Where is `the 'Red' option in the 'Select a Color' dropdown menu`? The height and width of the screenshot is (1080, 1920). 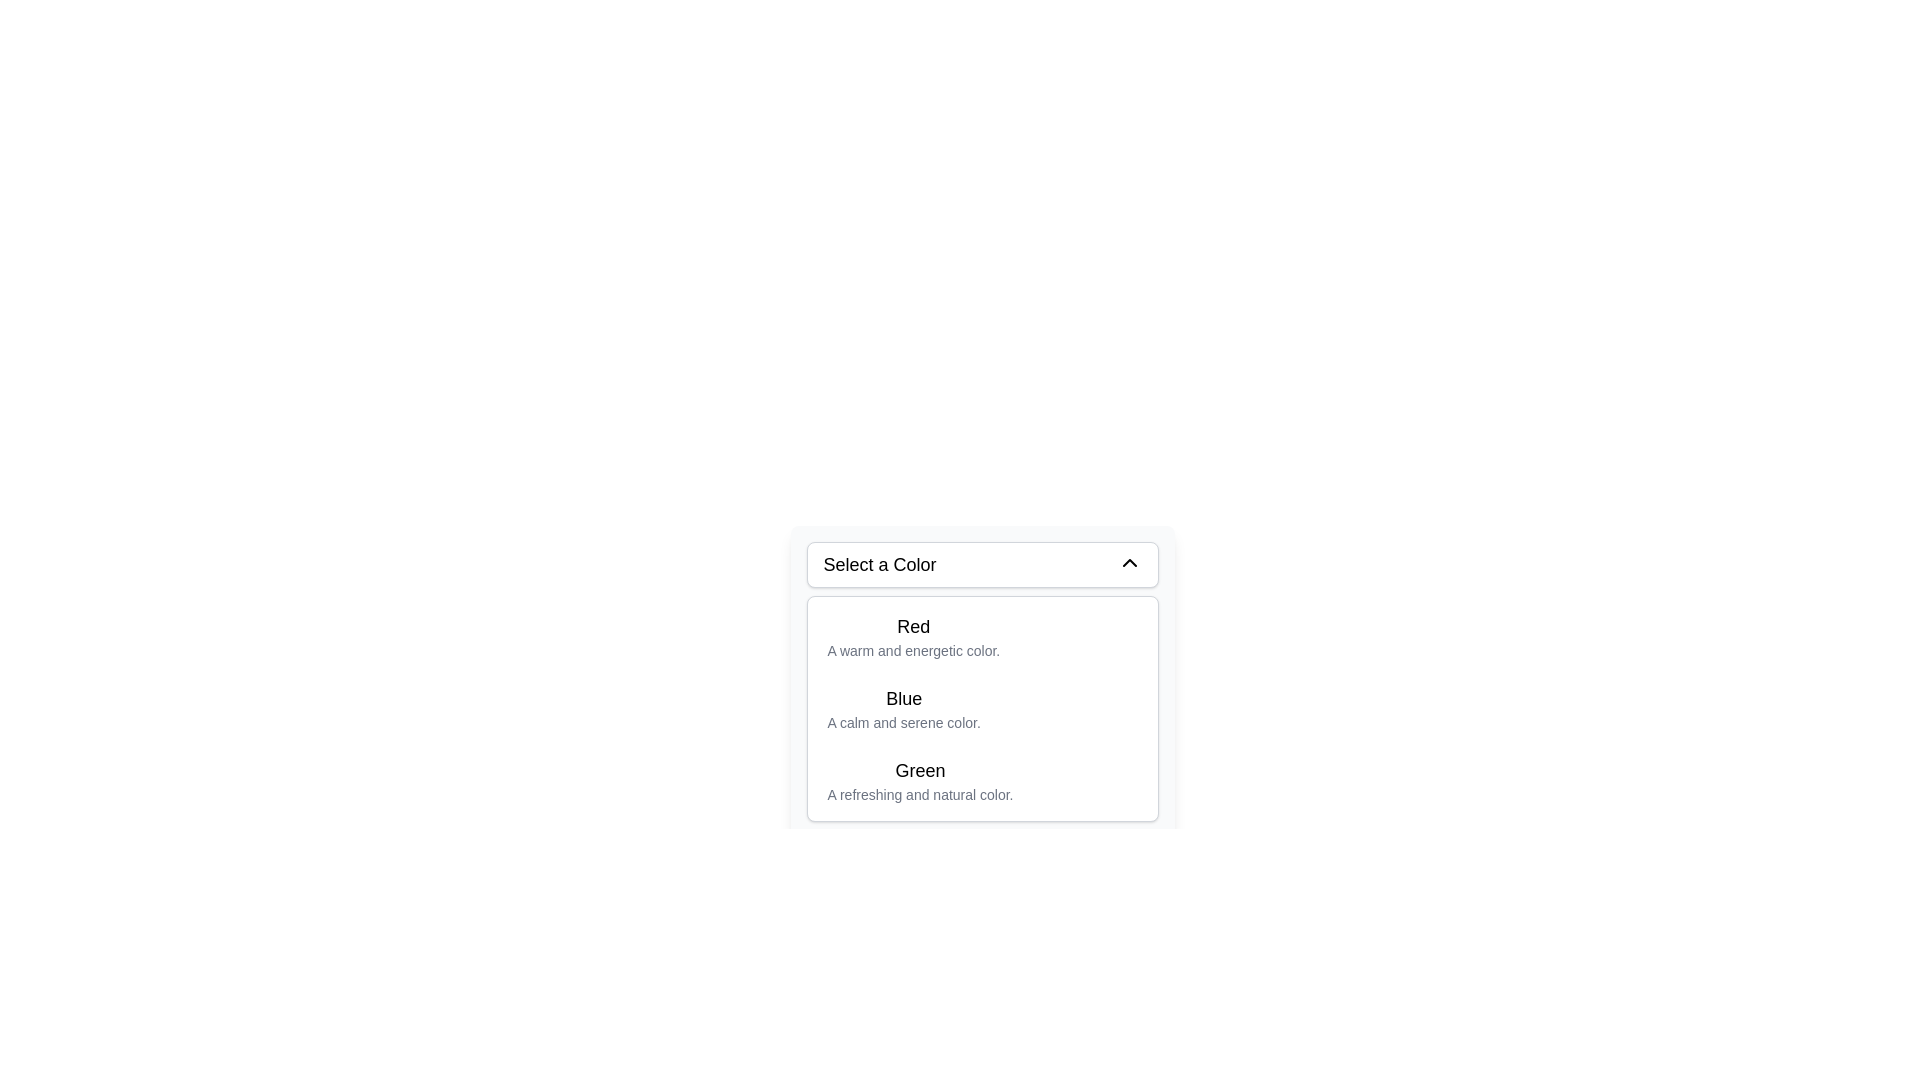
the 'Red' option in the 'Select a Color' dropdown menu is located at coordinates (982, 636).